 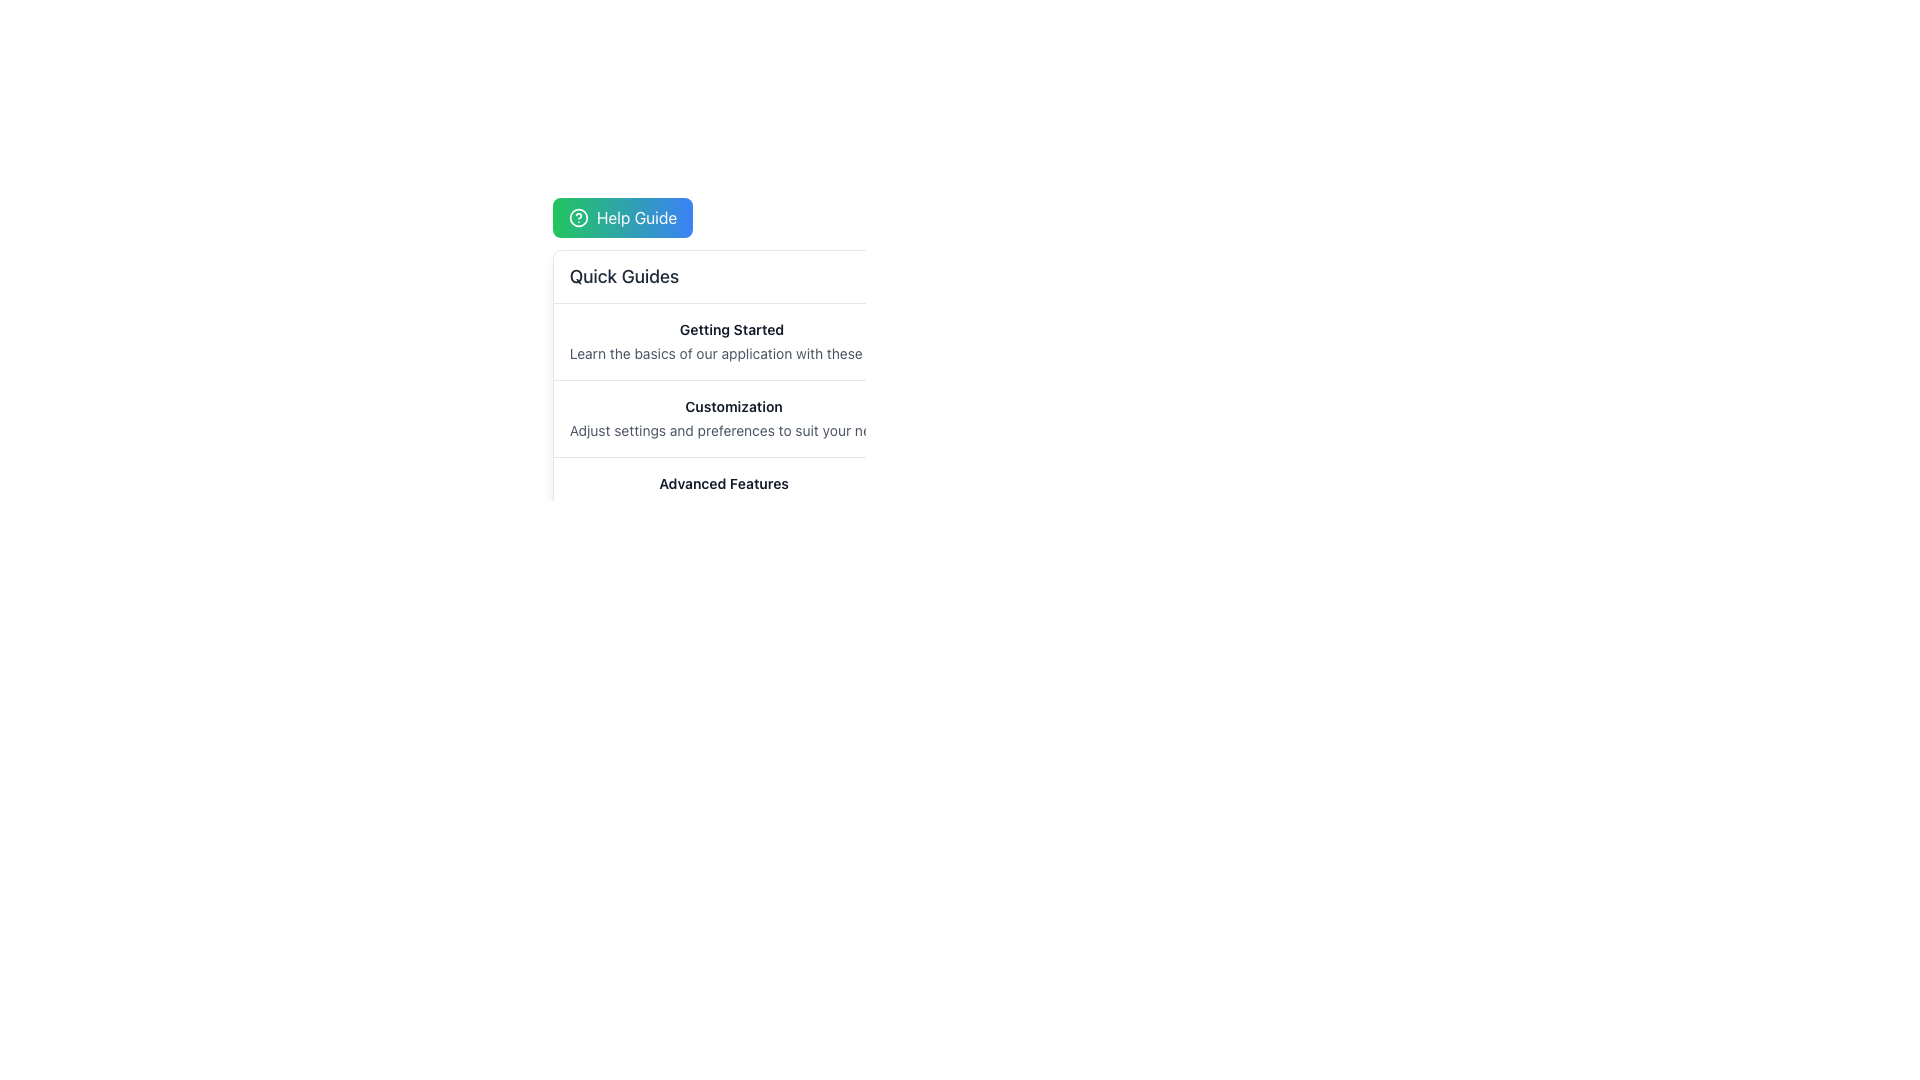 What do you see at coordinates (623, 277) in the screenshot?
I see `the header text 'Quick Guides' located near the top-left of the panel below the 'Help Guide' button` at bounding box center [623, 277].